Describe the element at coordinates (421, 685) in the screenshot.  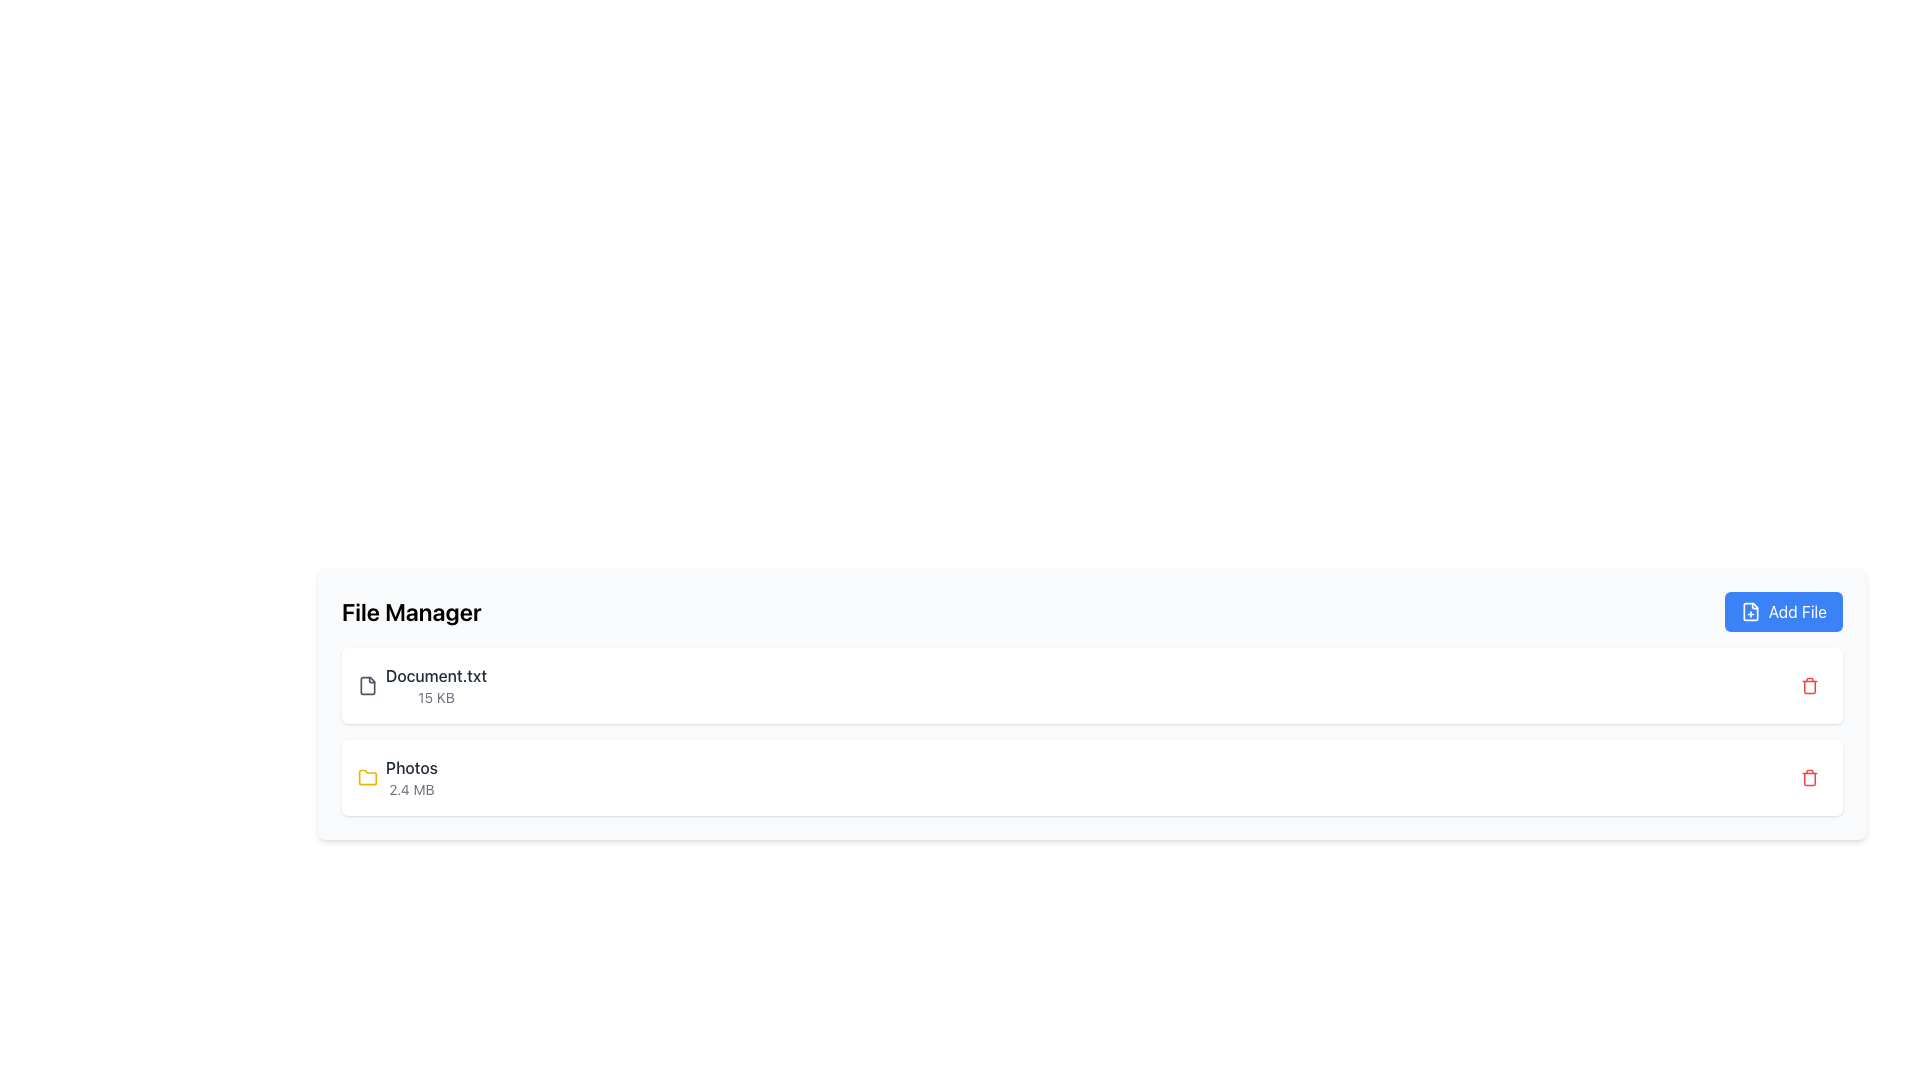
I see `to select the first file item in the file manager list, which displays its name and size for identification` at that location.